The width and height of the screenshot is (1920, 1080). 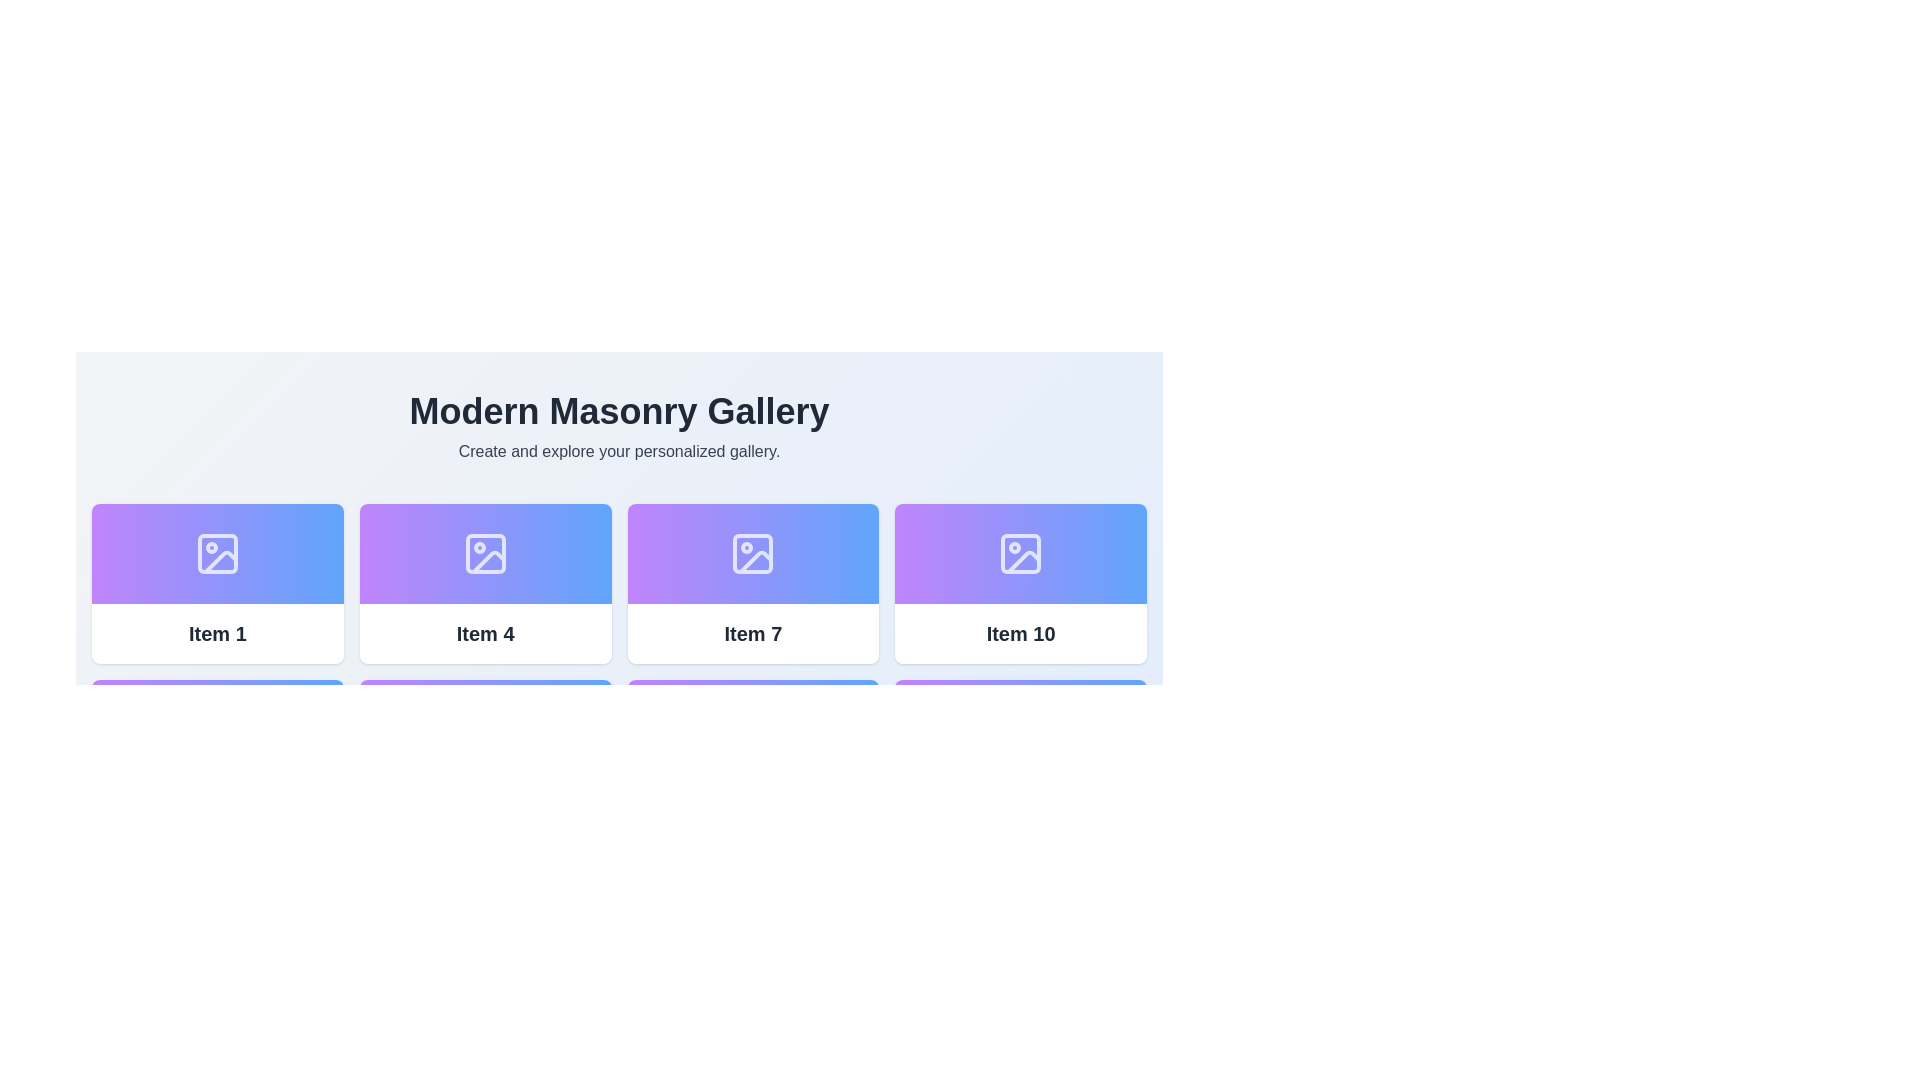 I want to click on the text label that reads 'Item 4', styled with a large, bold font and colored in dark gray, located in the second row of cards in a grid layout, so click(x=485, y=633).